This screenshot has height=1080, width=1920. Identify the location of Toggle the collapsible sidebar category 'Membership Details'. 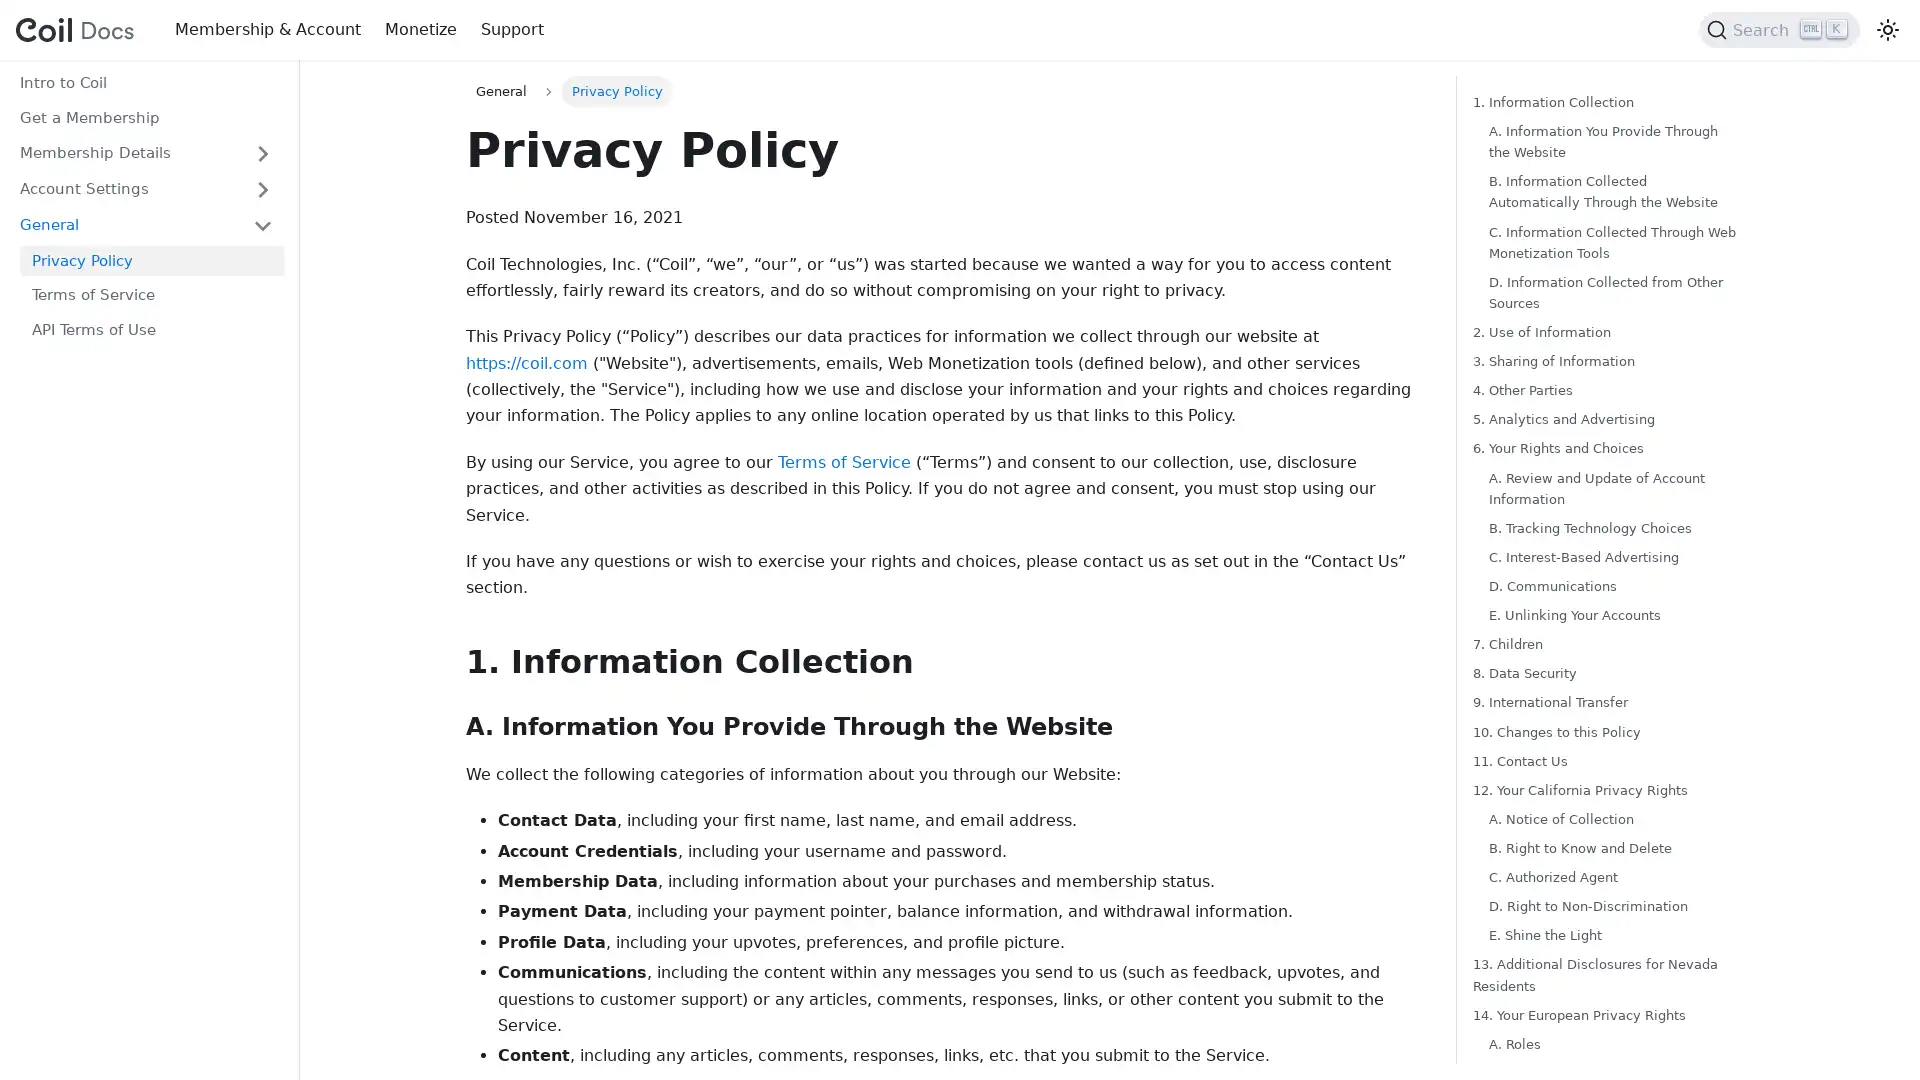
(262, 152).